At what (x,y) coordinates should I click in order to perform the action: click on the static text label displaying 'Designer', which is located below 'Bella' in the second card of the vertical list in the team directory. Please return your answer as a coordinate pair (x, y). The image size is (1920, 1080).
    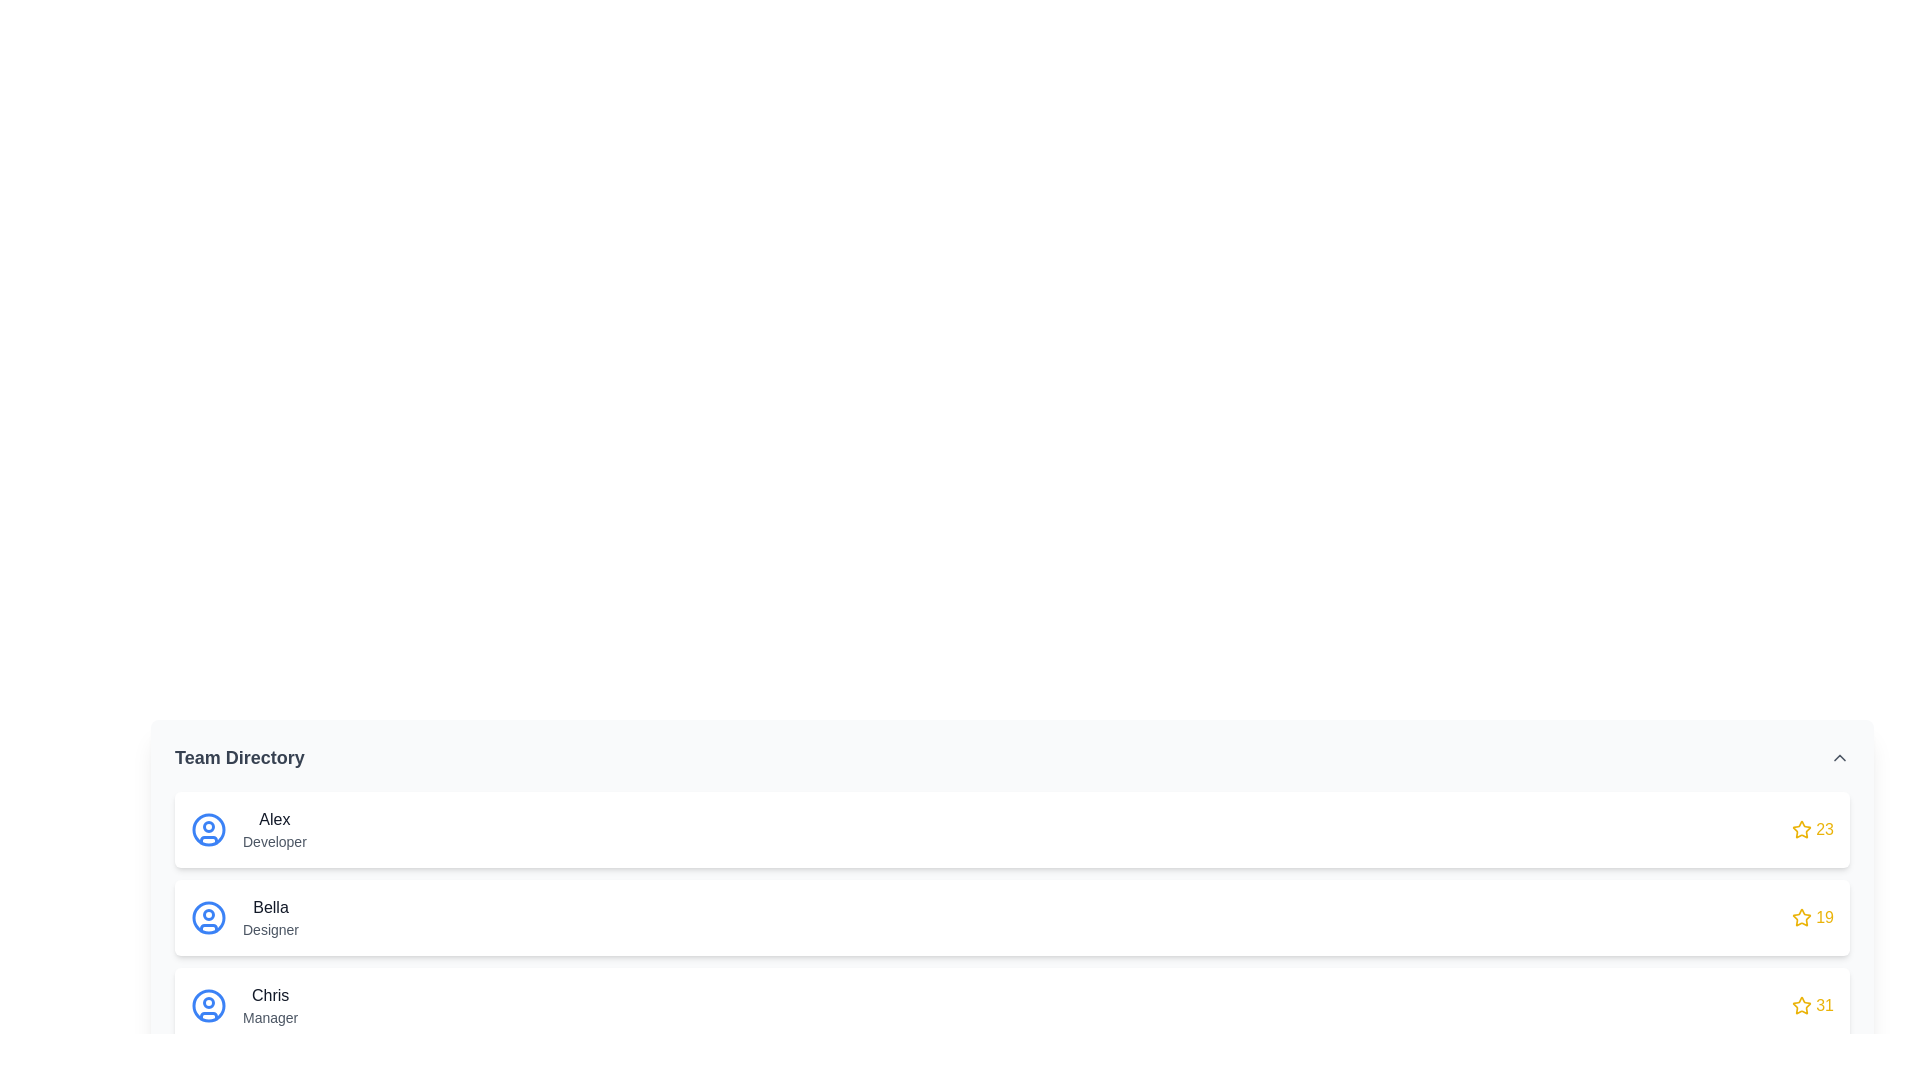
    Looking at the image, I should click on (270, 929).